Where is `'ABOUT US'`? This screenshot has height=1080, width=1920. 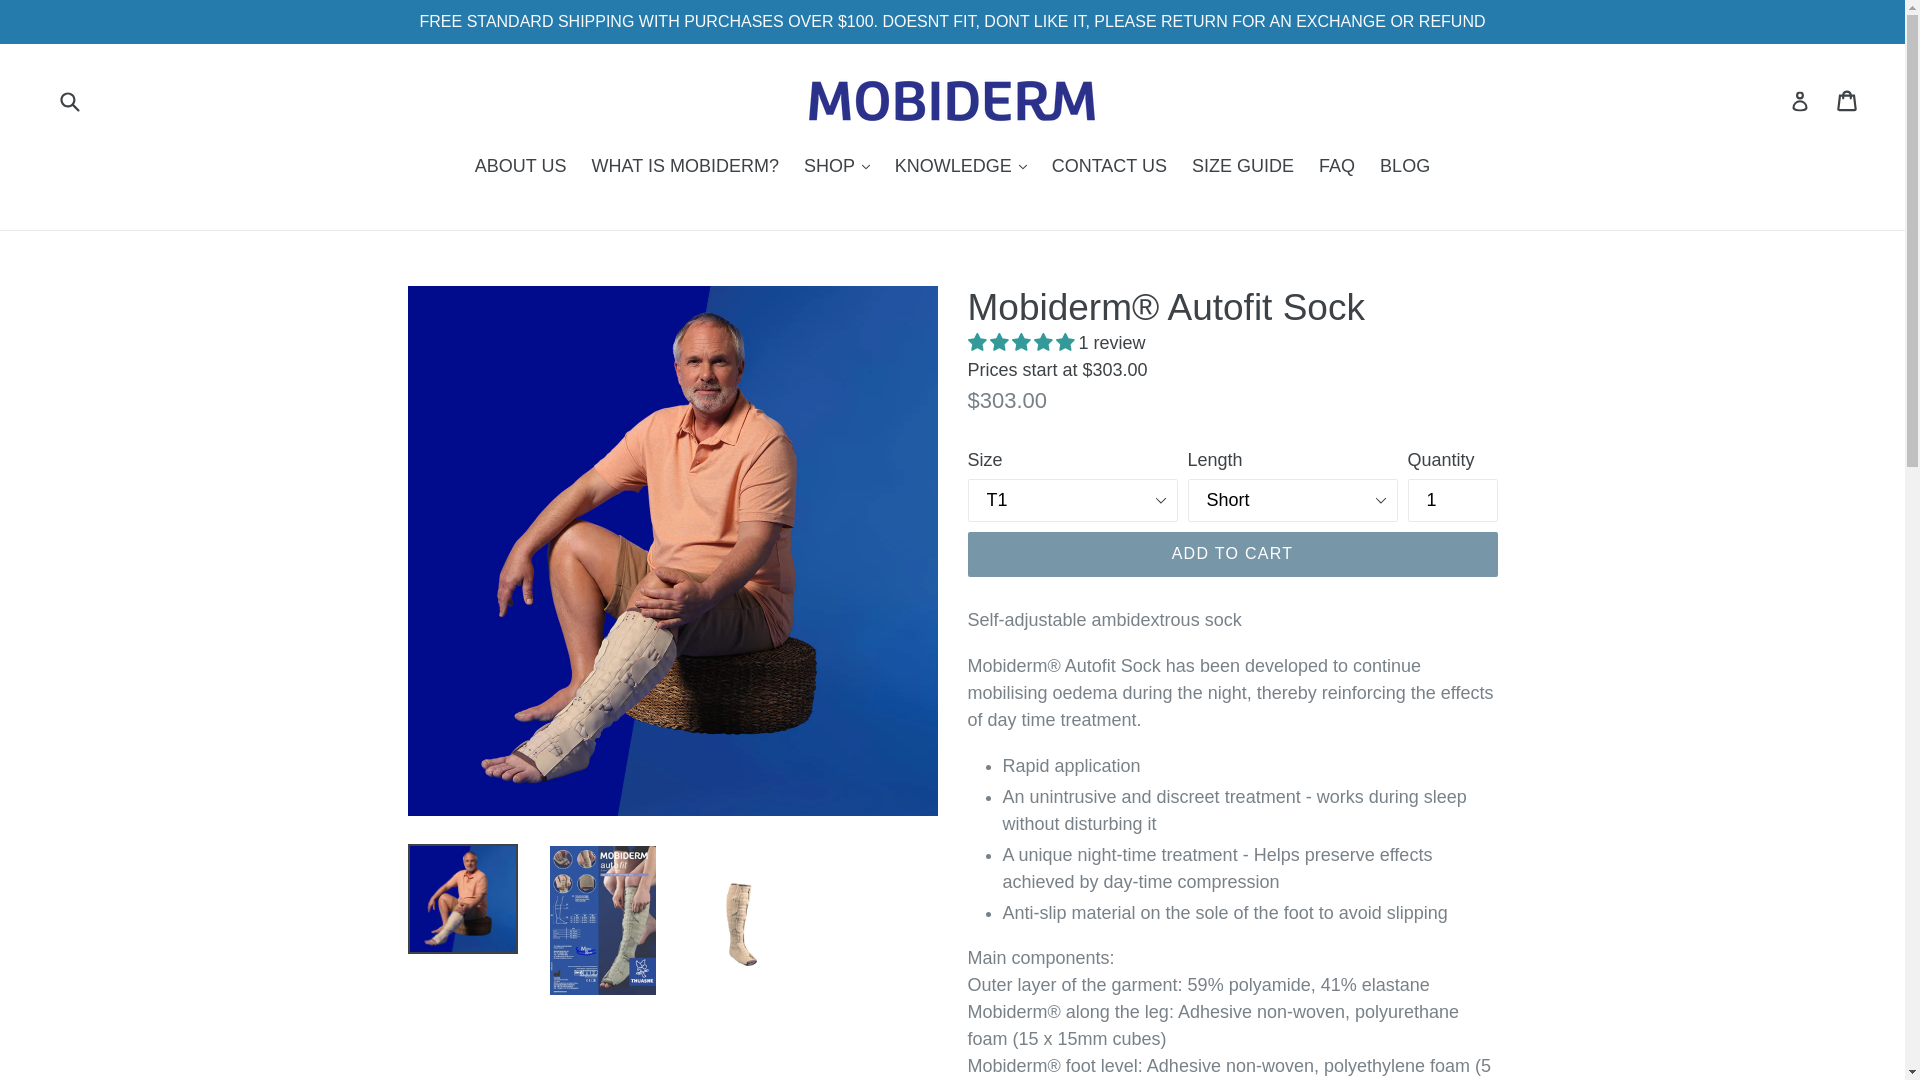 'ABOUT US' is located at coordinates (464, 167).